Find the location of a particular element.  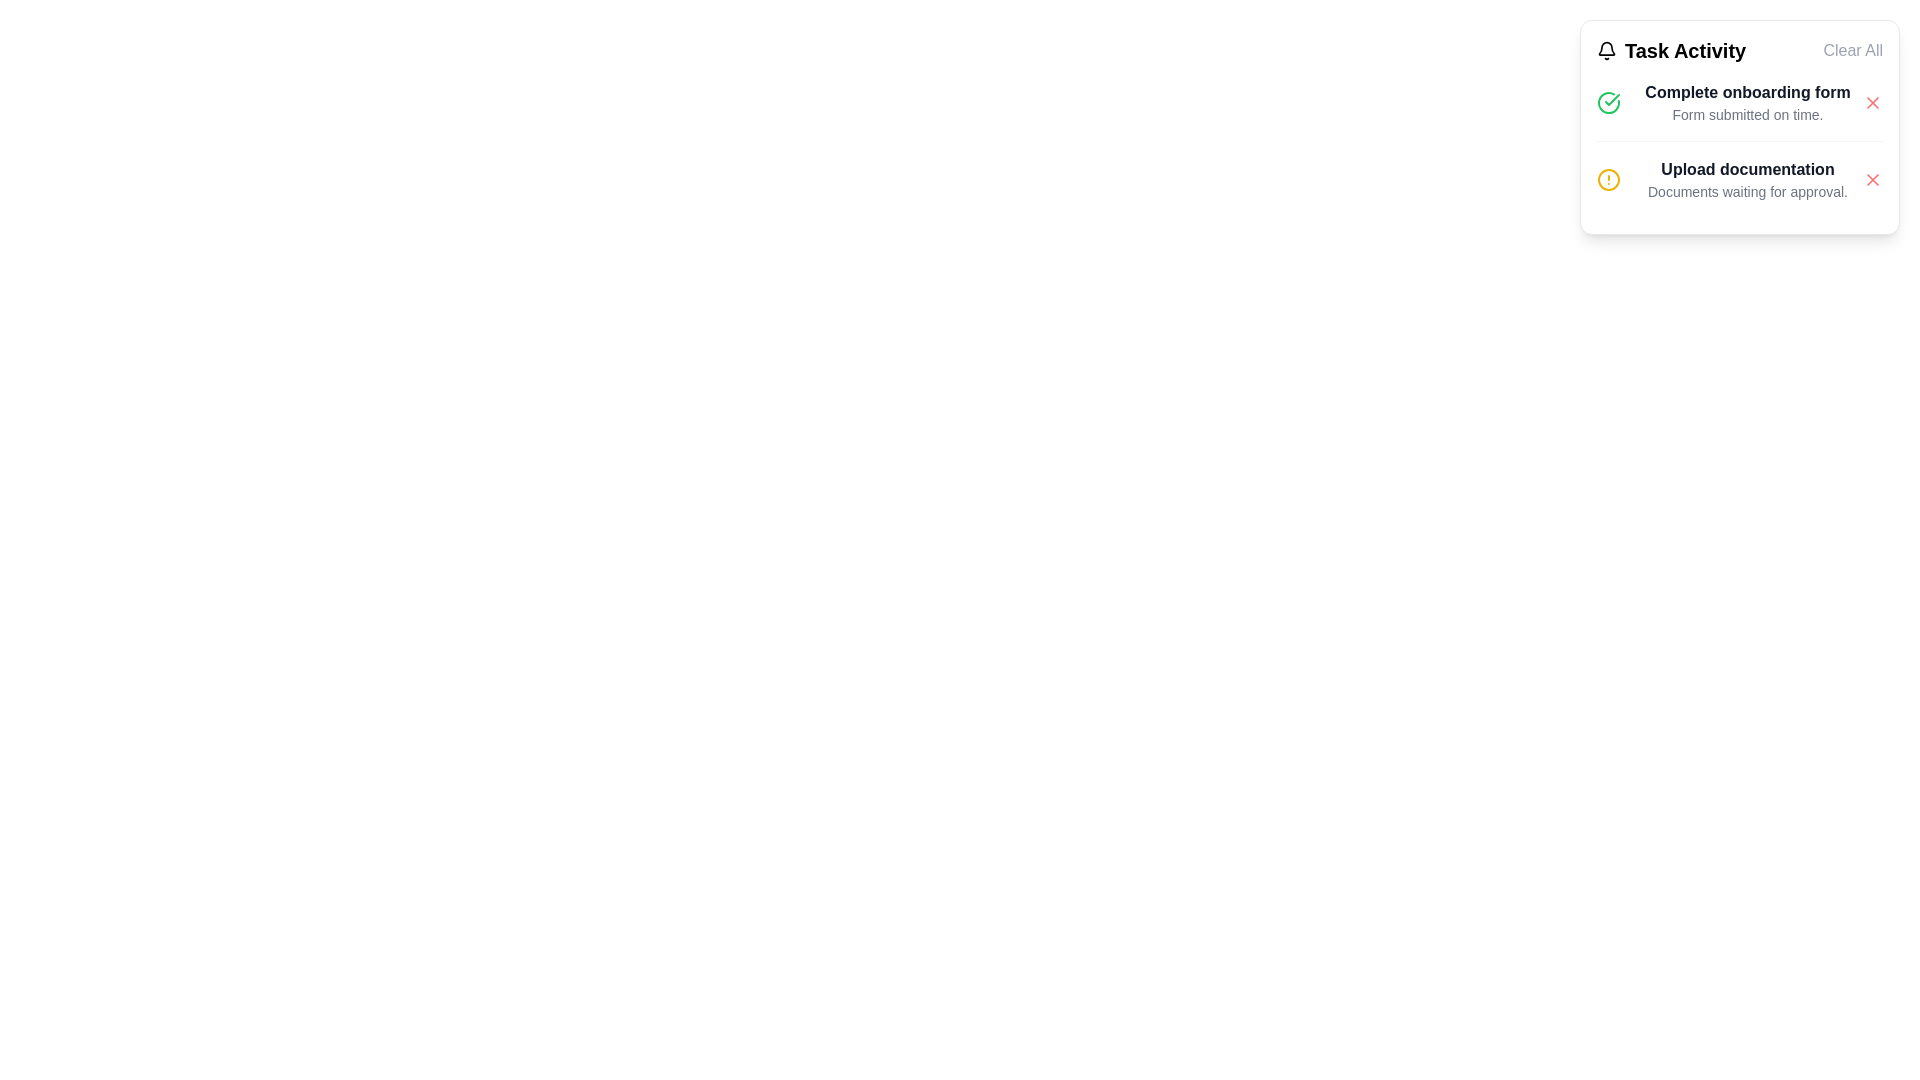

the circular green icon with a checkmark inside it, which indicates completion or success, located in the 'Task Activity' section to the left of the text 'Complete onboarding form' and 'Form submitted on time.' is located at coordinates (1608, 103).